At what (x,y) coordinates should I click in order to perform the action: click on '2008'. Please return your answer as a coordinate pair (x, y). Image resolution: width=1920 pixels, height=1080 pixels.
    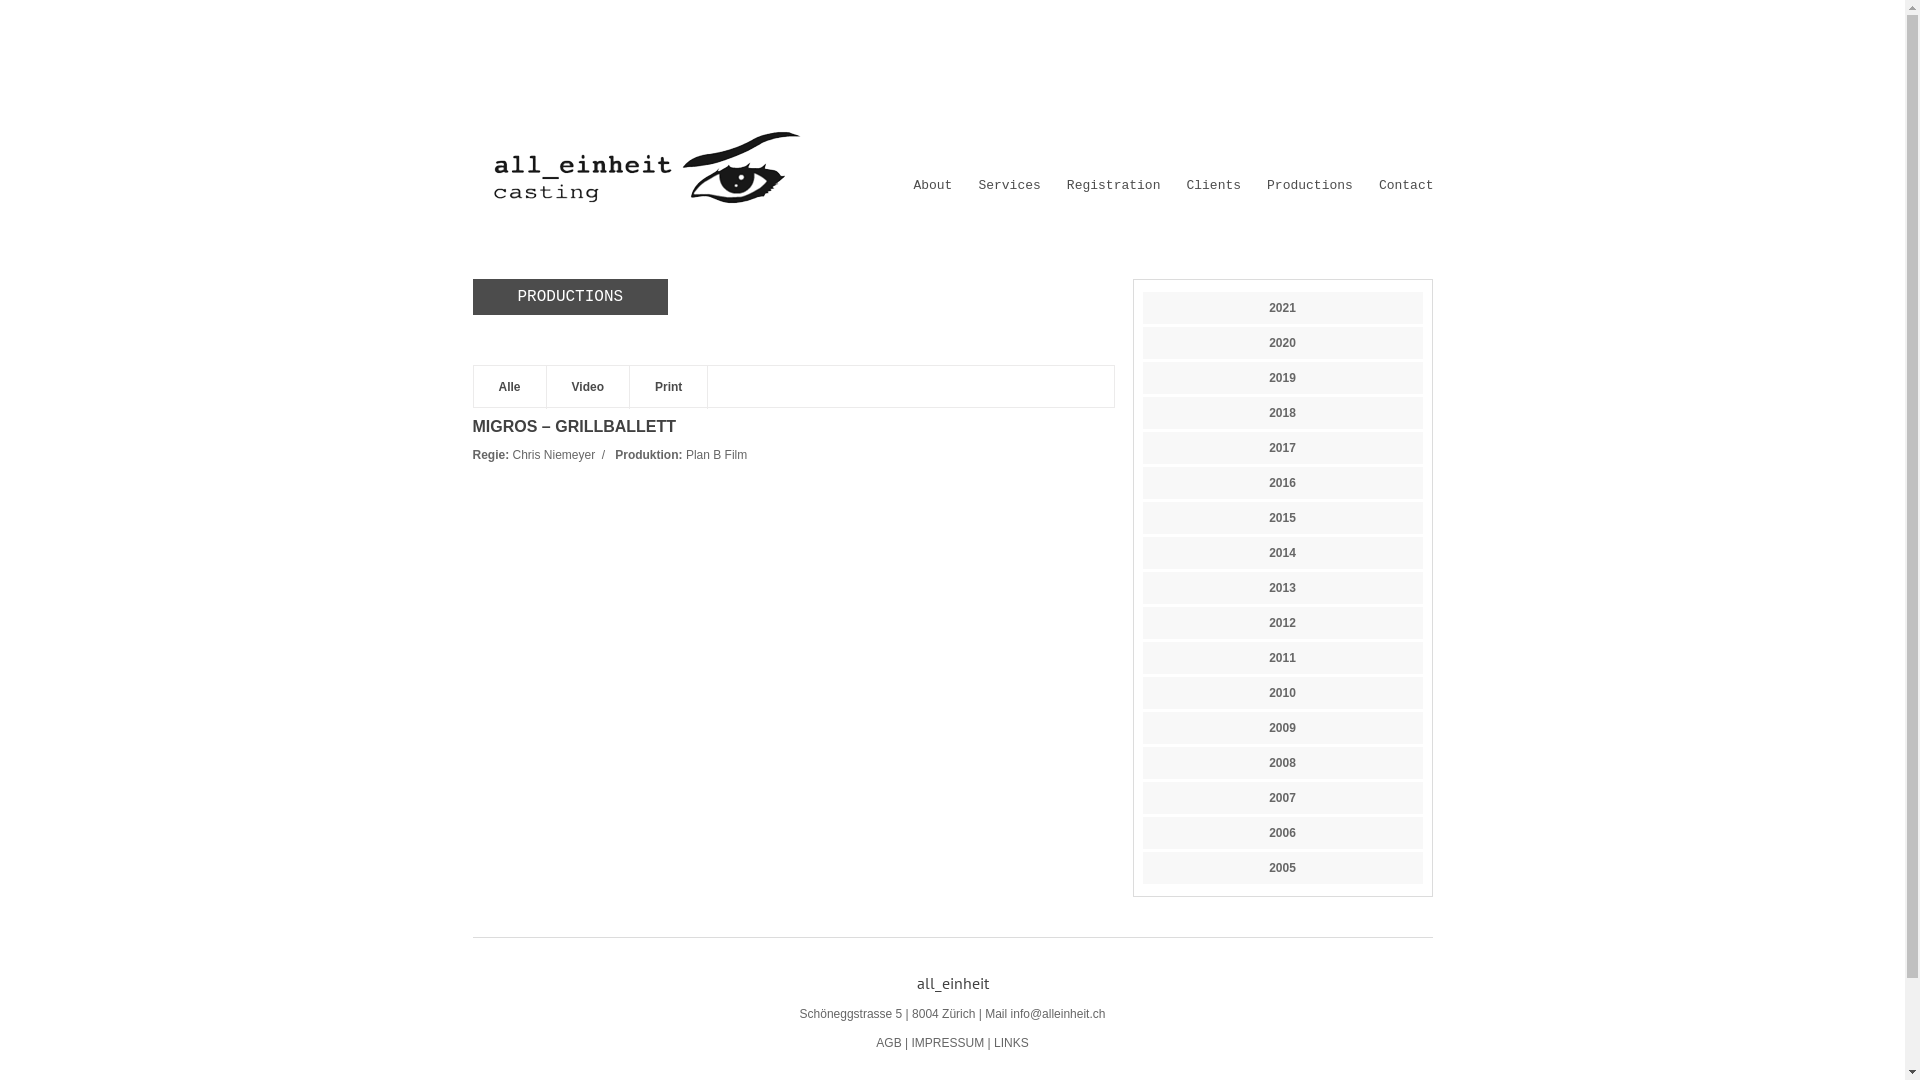
    Looking at the image, I should click on (1142, 763).